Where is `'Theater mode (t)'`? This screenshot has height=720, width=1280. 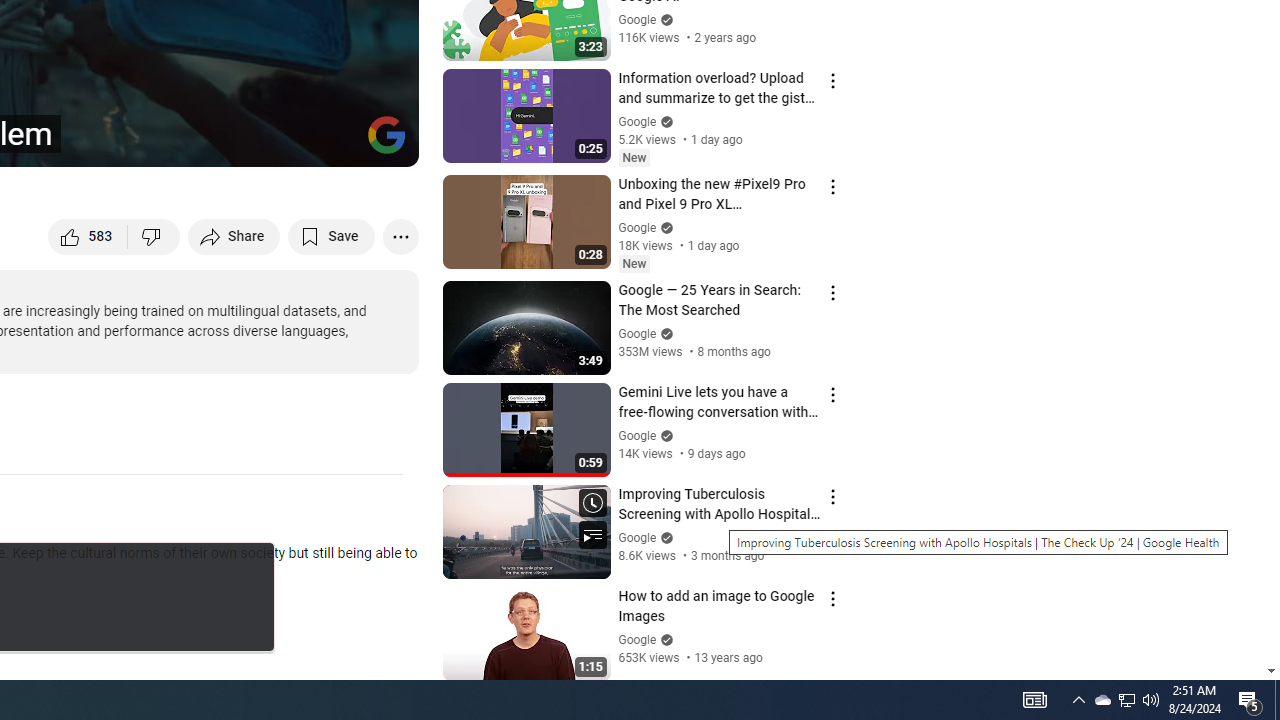 'Theater mode (t)' is located at coordinates (334, 141).